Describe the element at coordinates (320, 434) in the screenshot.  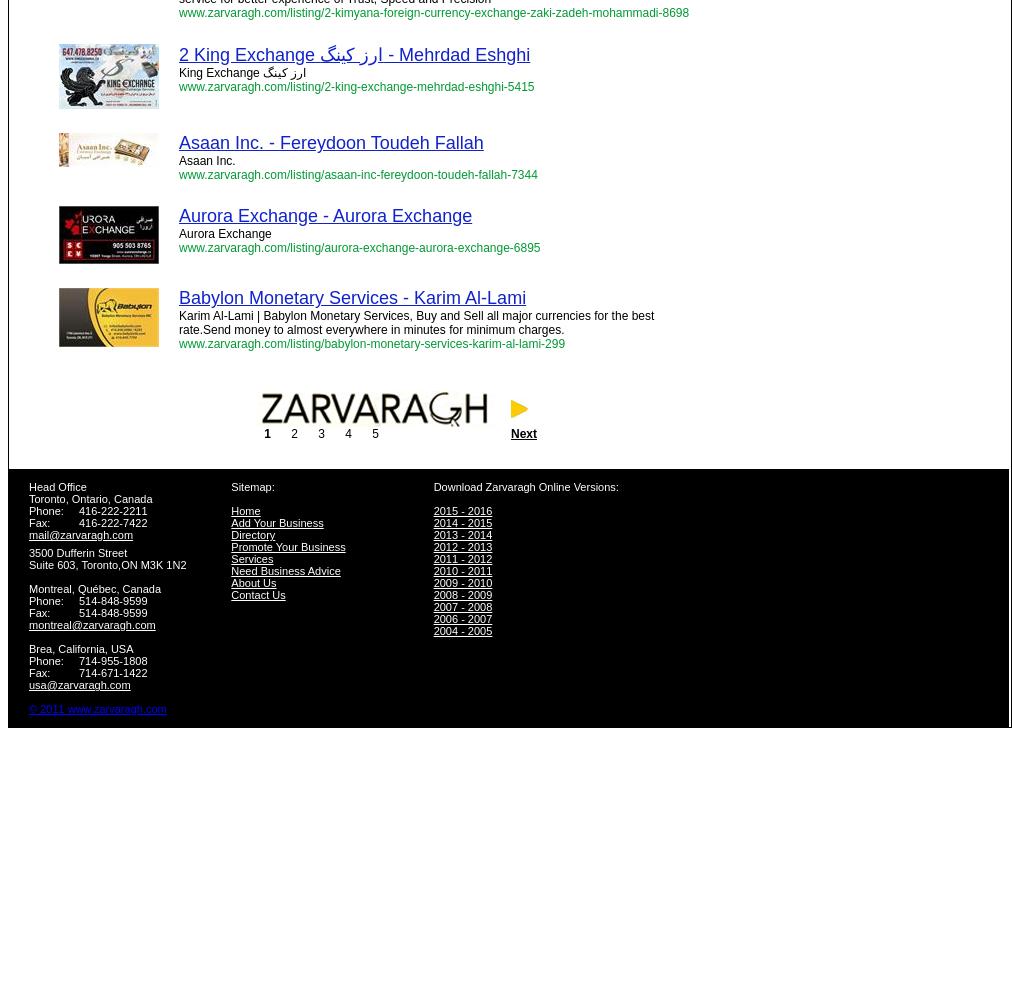
I see `'3'` at that location.